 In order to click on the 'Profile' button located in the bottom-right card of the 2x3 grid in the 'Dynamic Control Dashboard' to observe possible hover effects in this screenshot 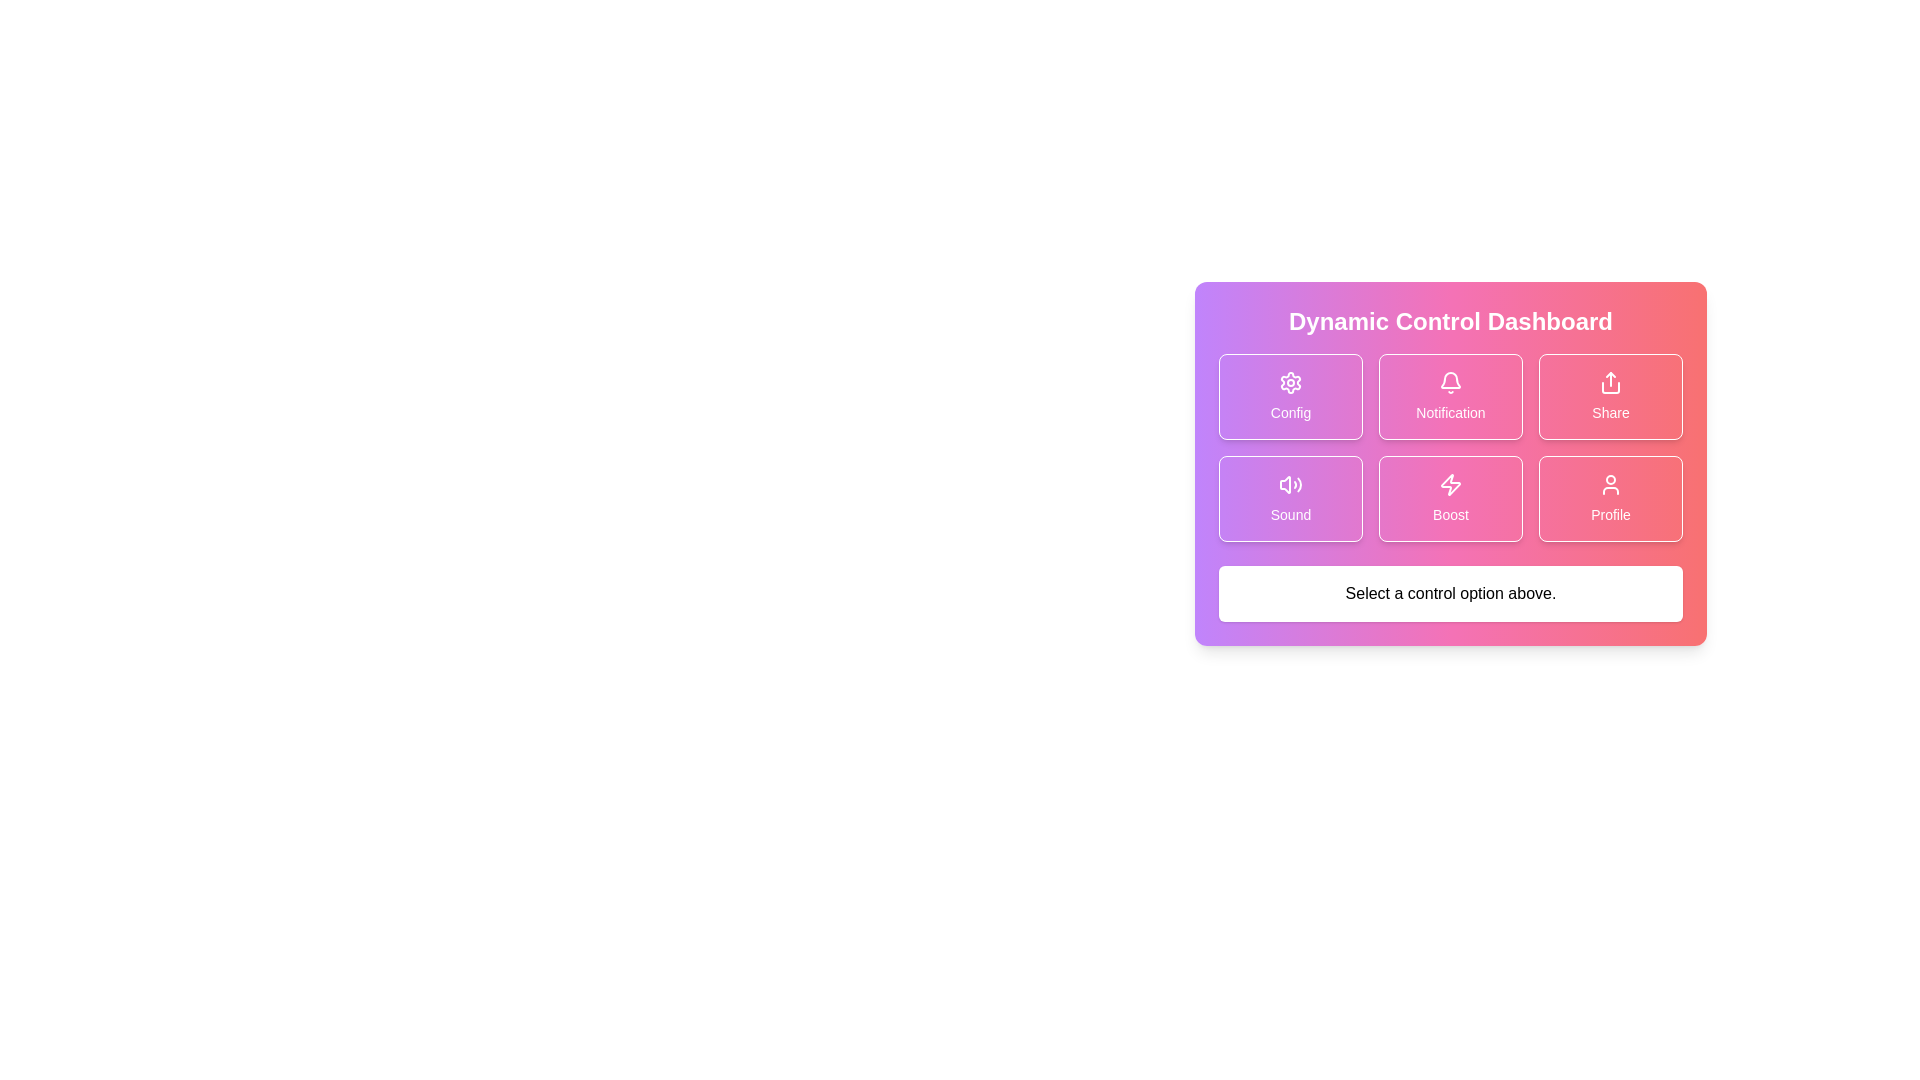, I will do `click(1611, 497)`.